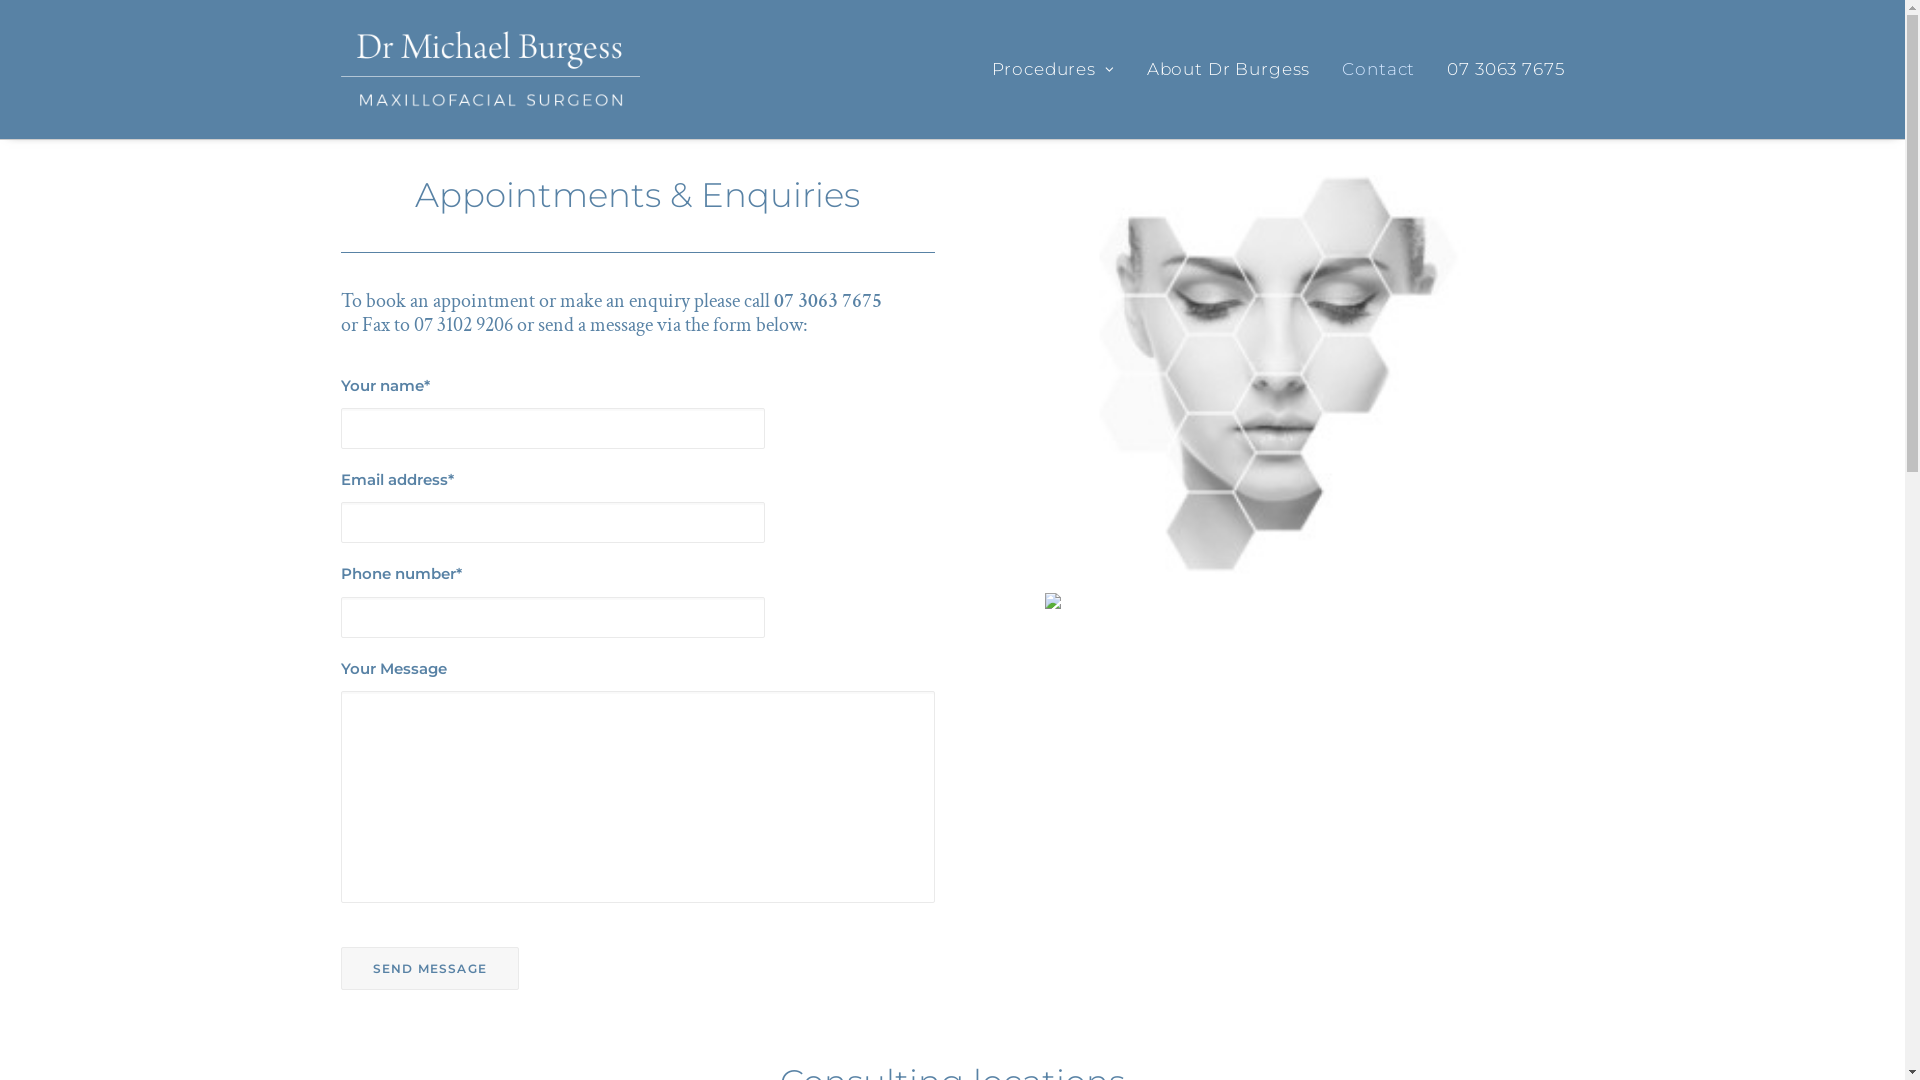  I want to click on '07 3063 7675', so click(1498, 68).